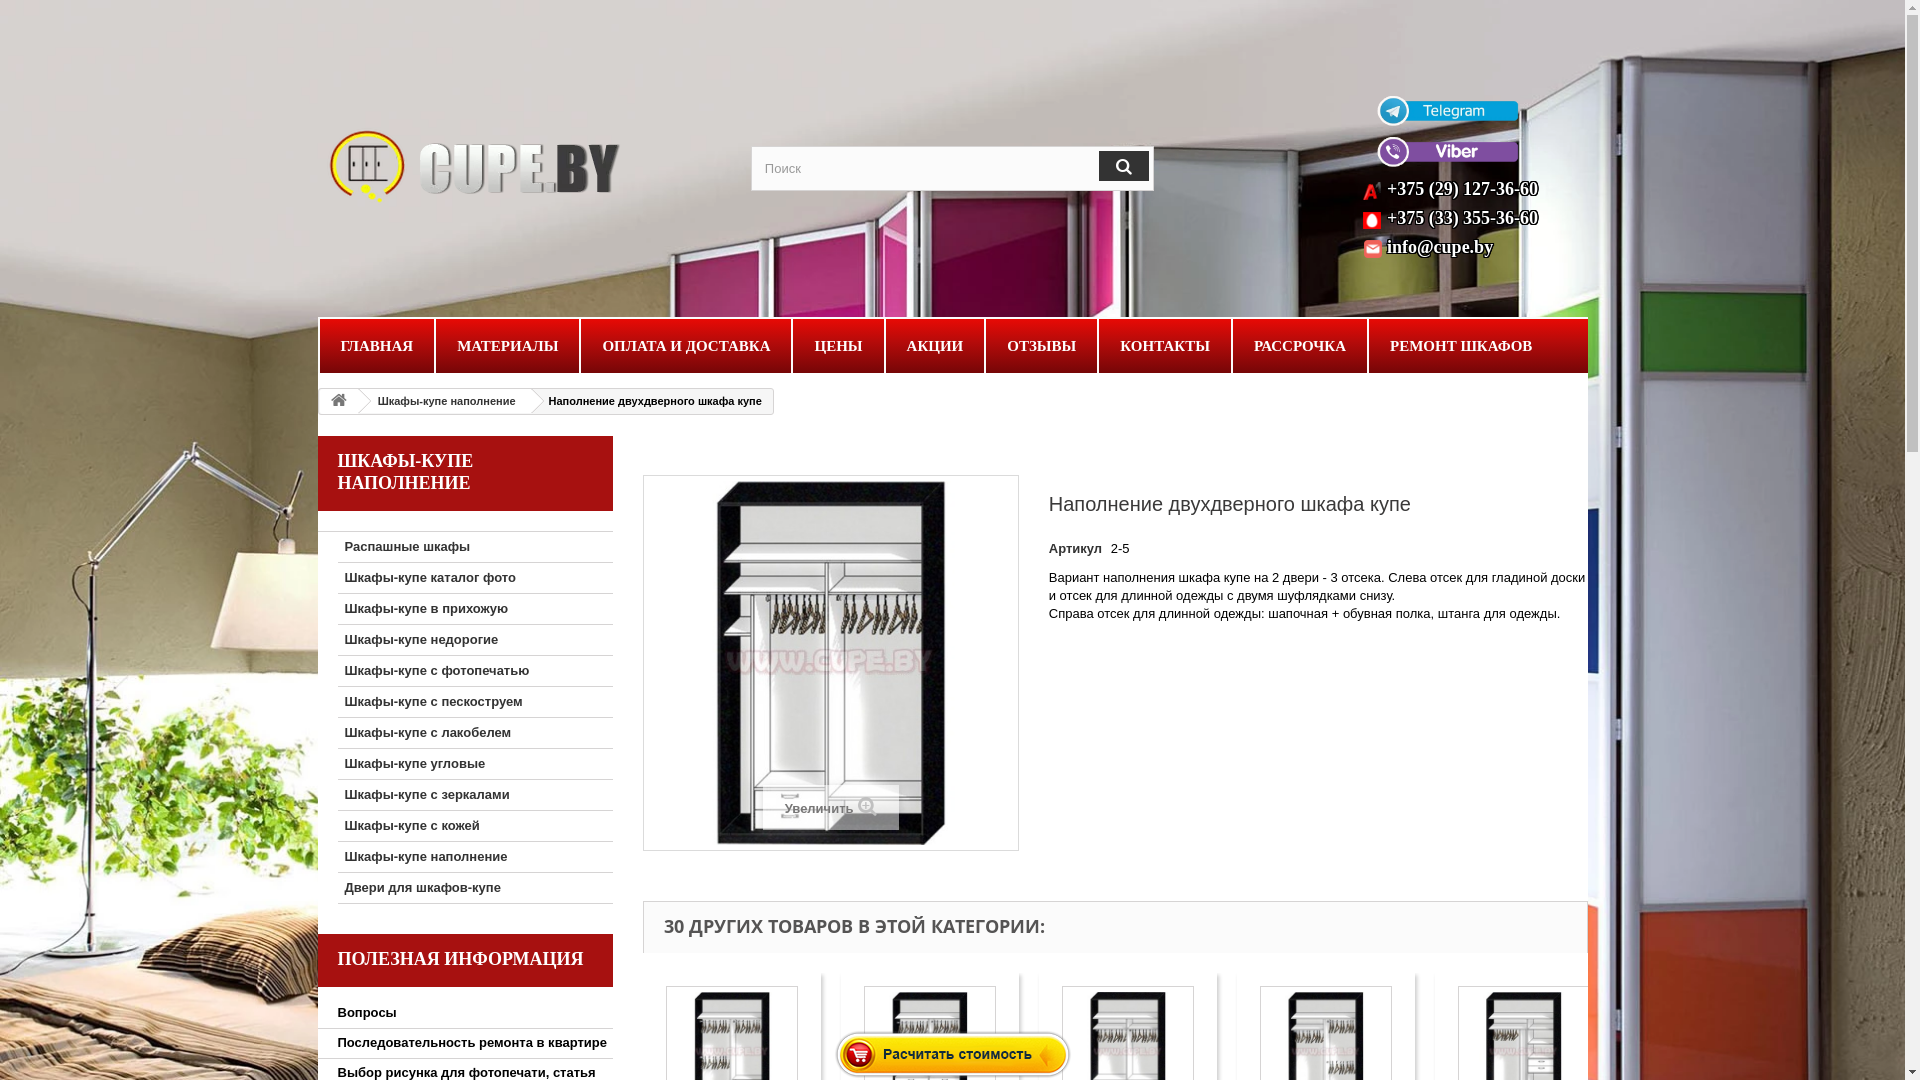 This screenshot has width=1920, height=1080. Describe the element at coordinates (1462, 218) in the screenshot. I see `'+375 (33) 355-36-60'` at that location.